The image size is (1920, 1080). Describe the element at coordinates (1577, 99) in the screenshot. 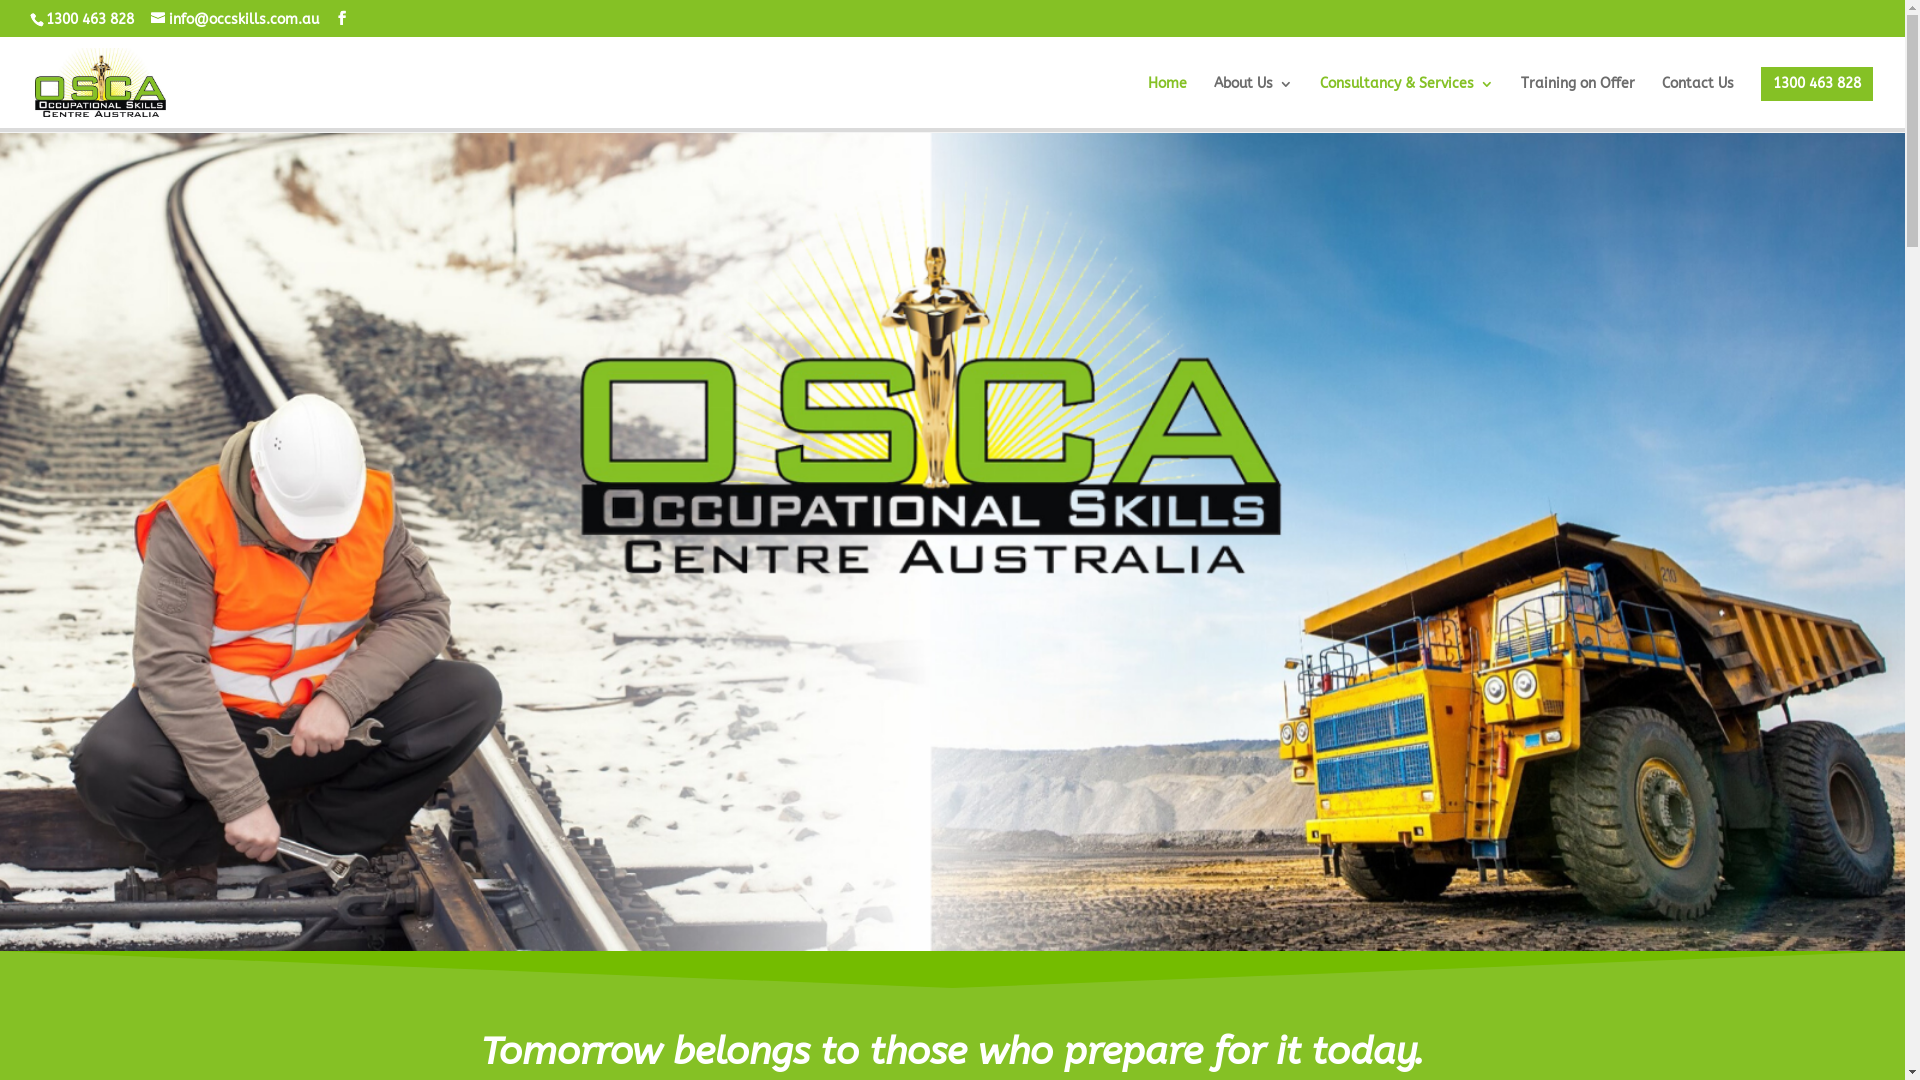

I see `'Training on Offer'` at that location.